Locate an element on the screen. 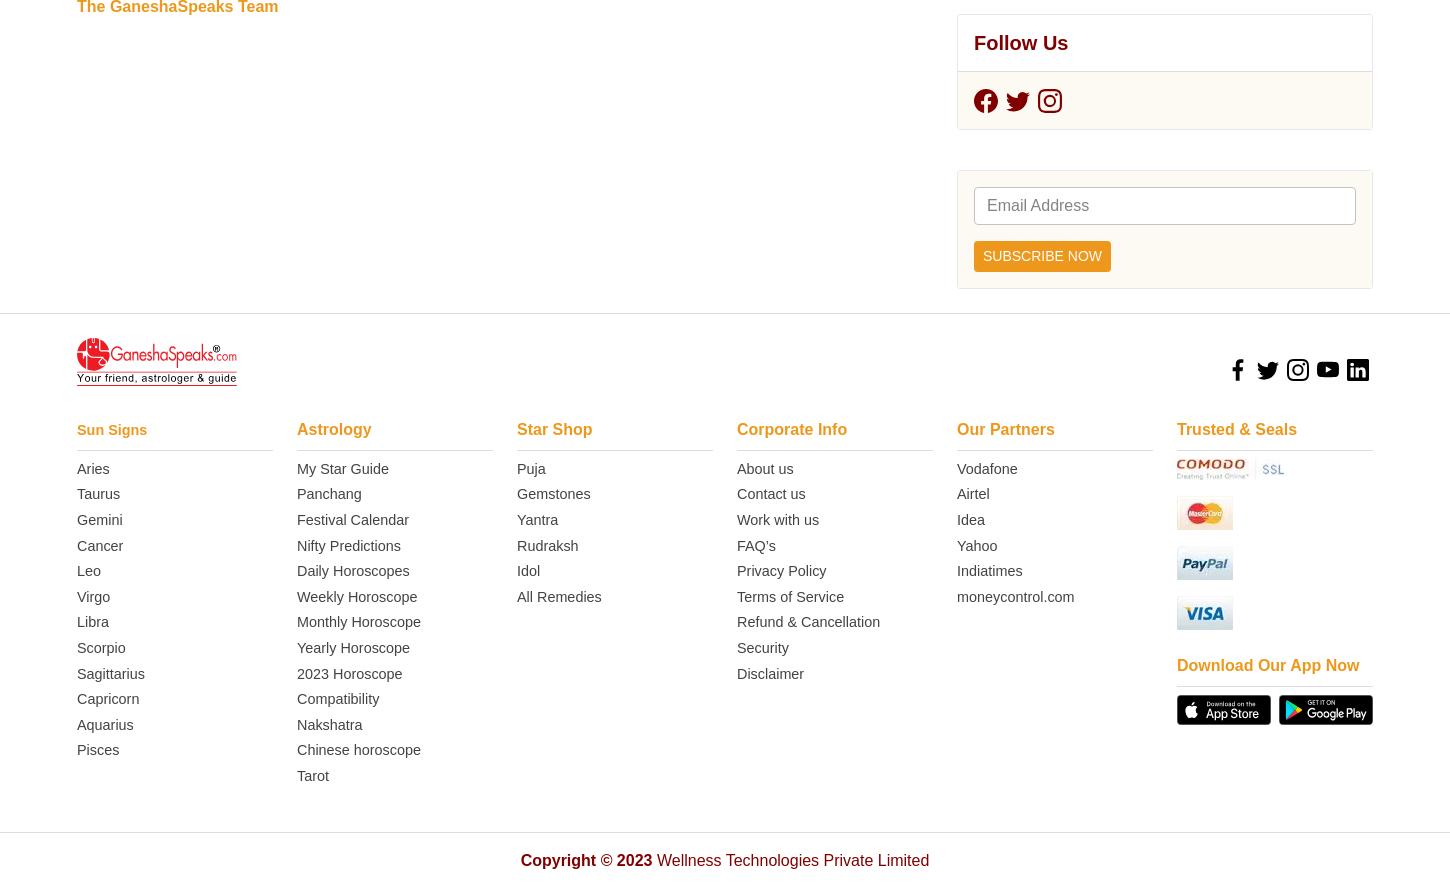 The height and width of the screenshot is (888, 1450). 'Copyright © 2023' is located at coordinates (585, 226).